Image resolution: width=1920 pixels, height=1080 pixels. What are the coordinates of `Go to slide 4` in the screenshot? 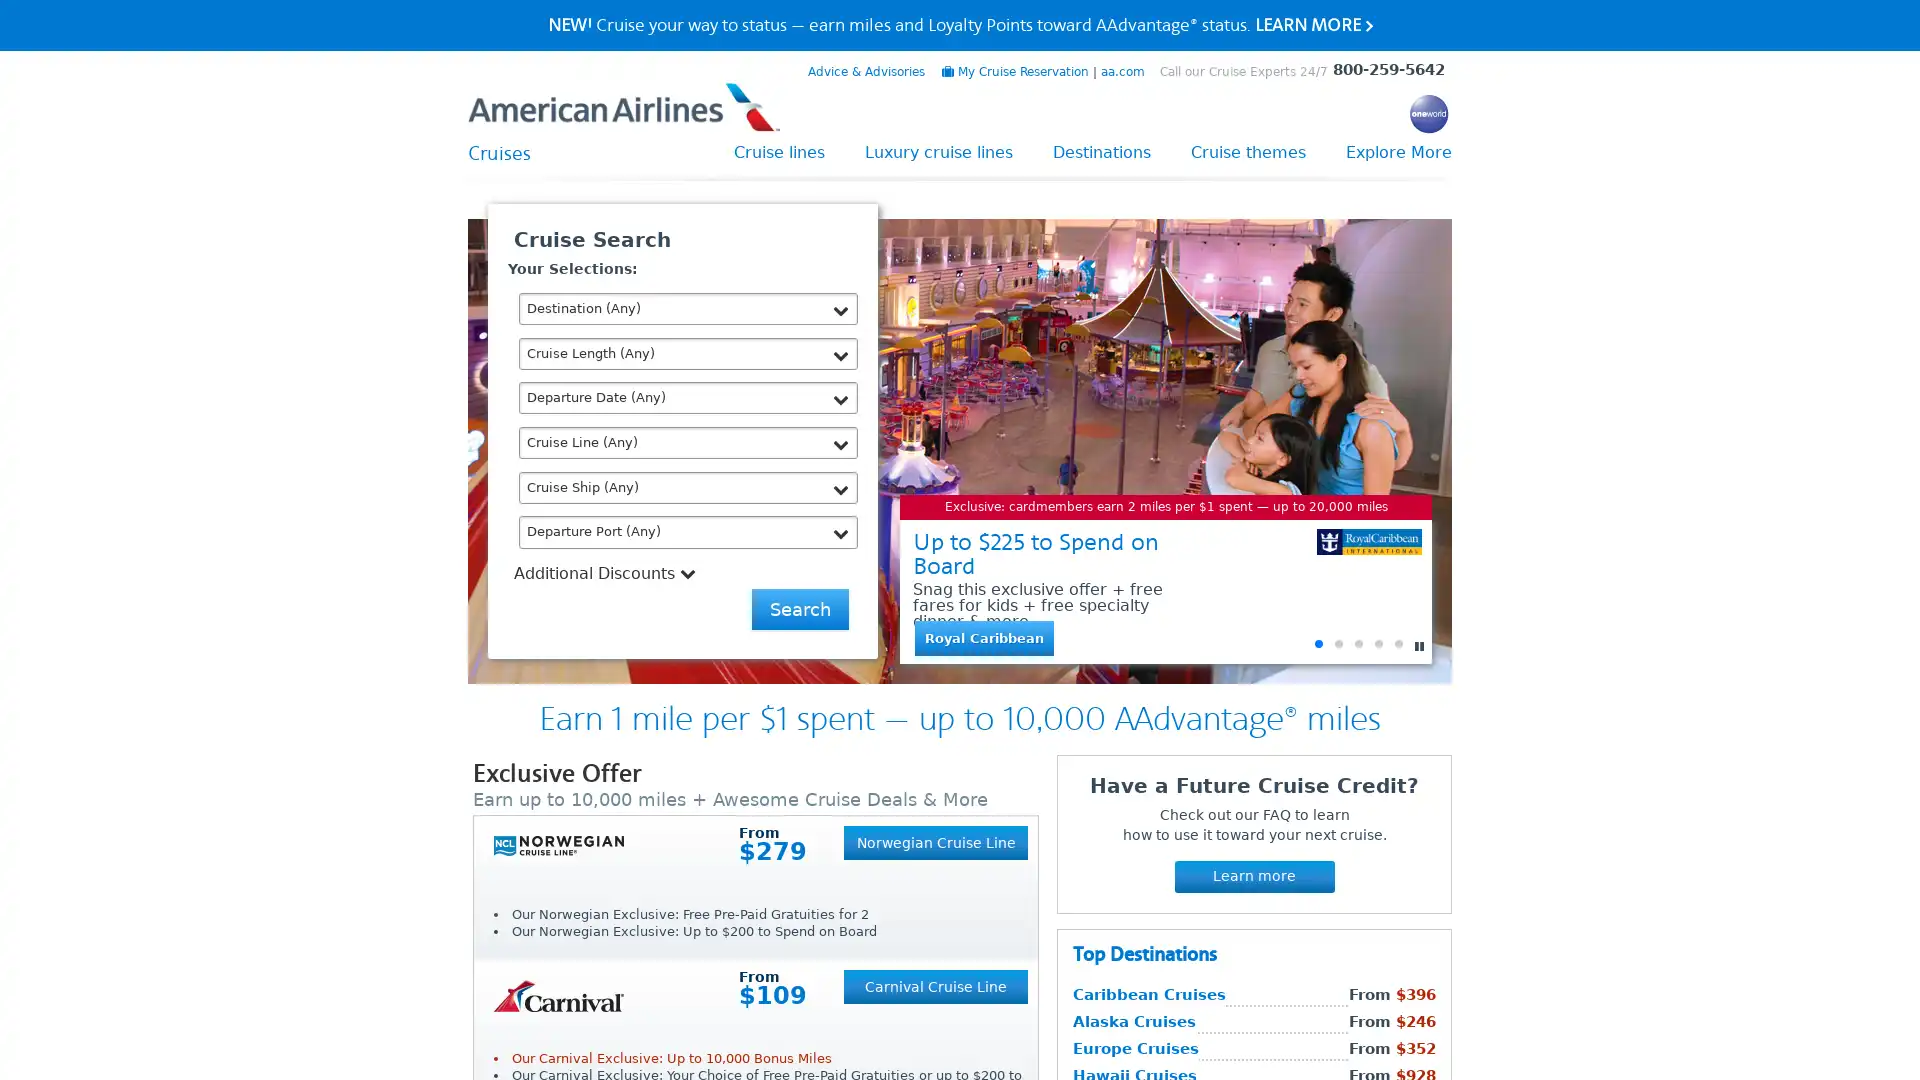 It's located at (1376, 644).